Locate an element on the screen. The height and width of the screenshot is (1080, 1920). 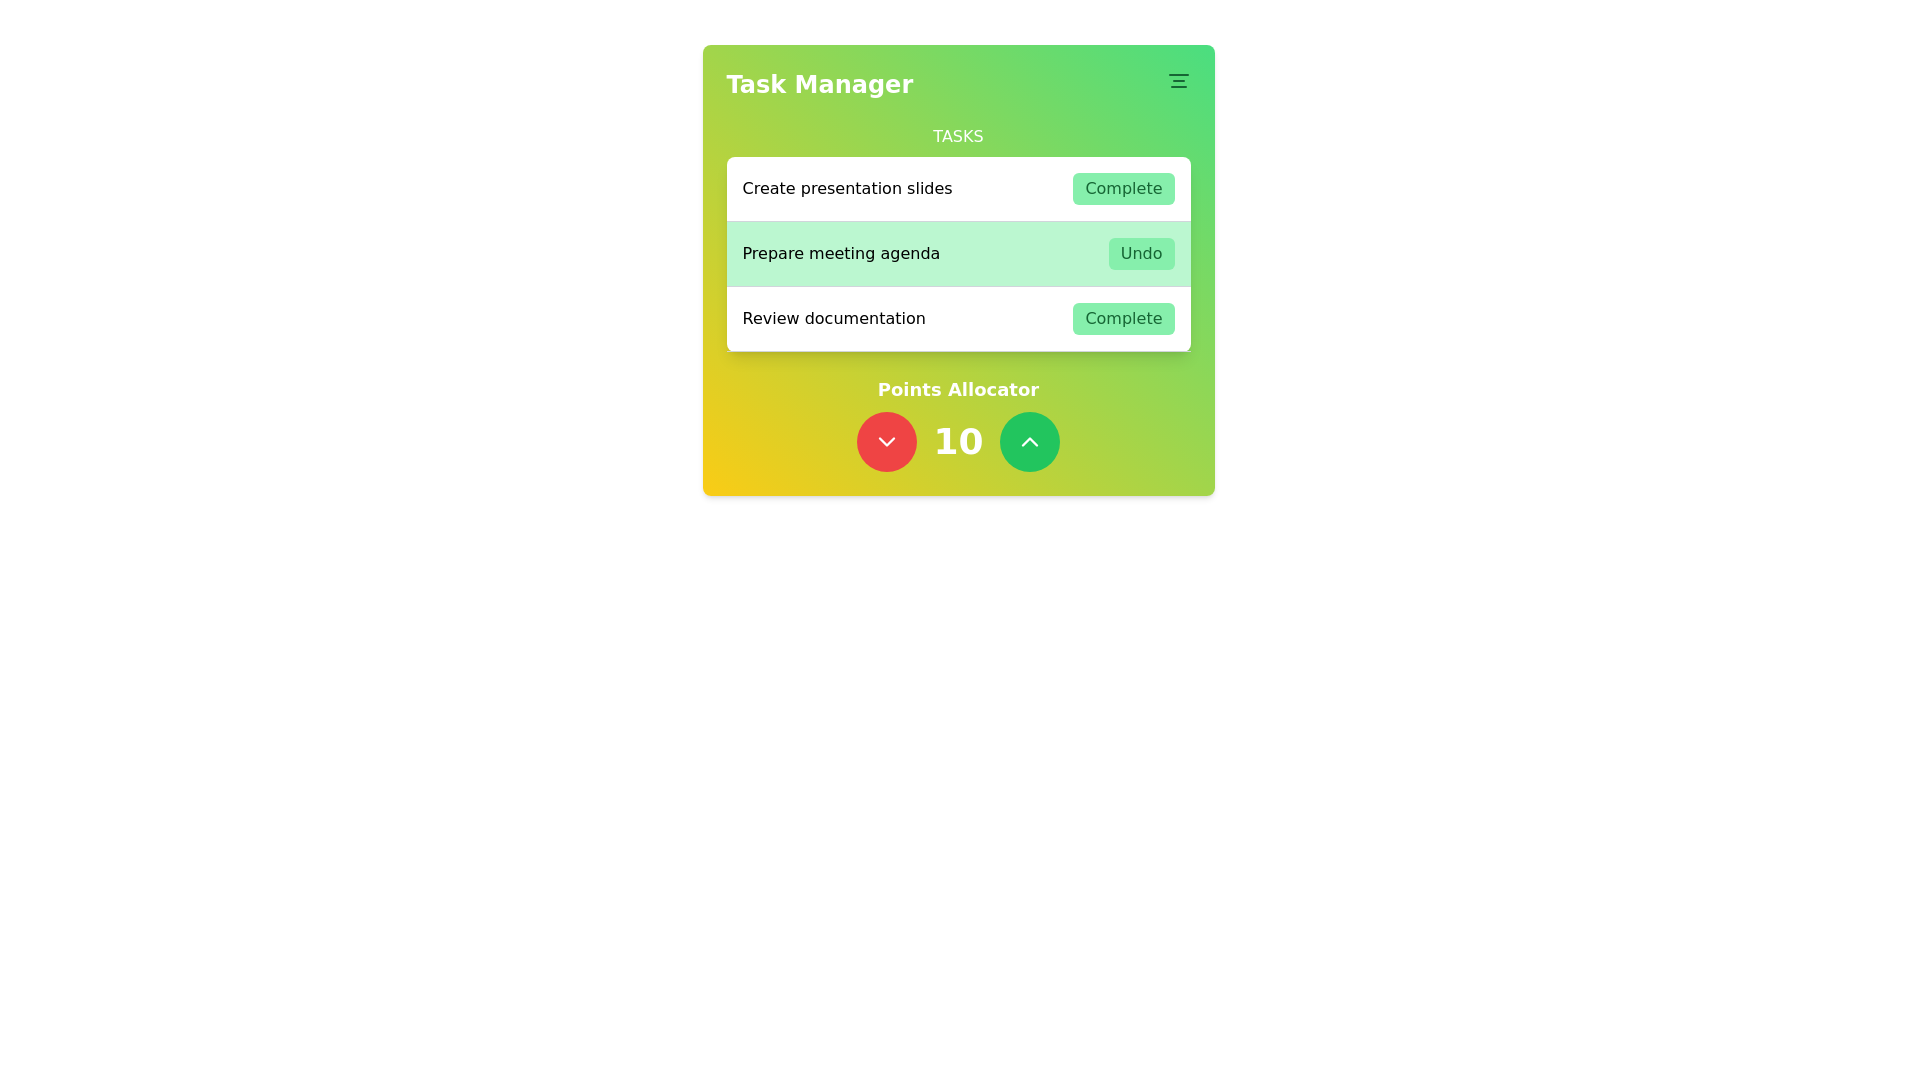
the 'Undo' button in the task row labeled 'Prepare meeting agenda' to revert the action is located at coordinates (957, 237).